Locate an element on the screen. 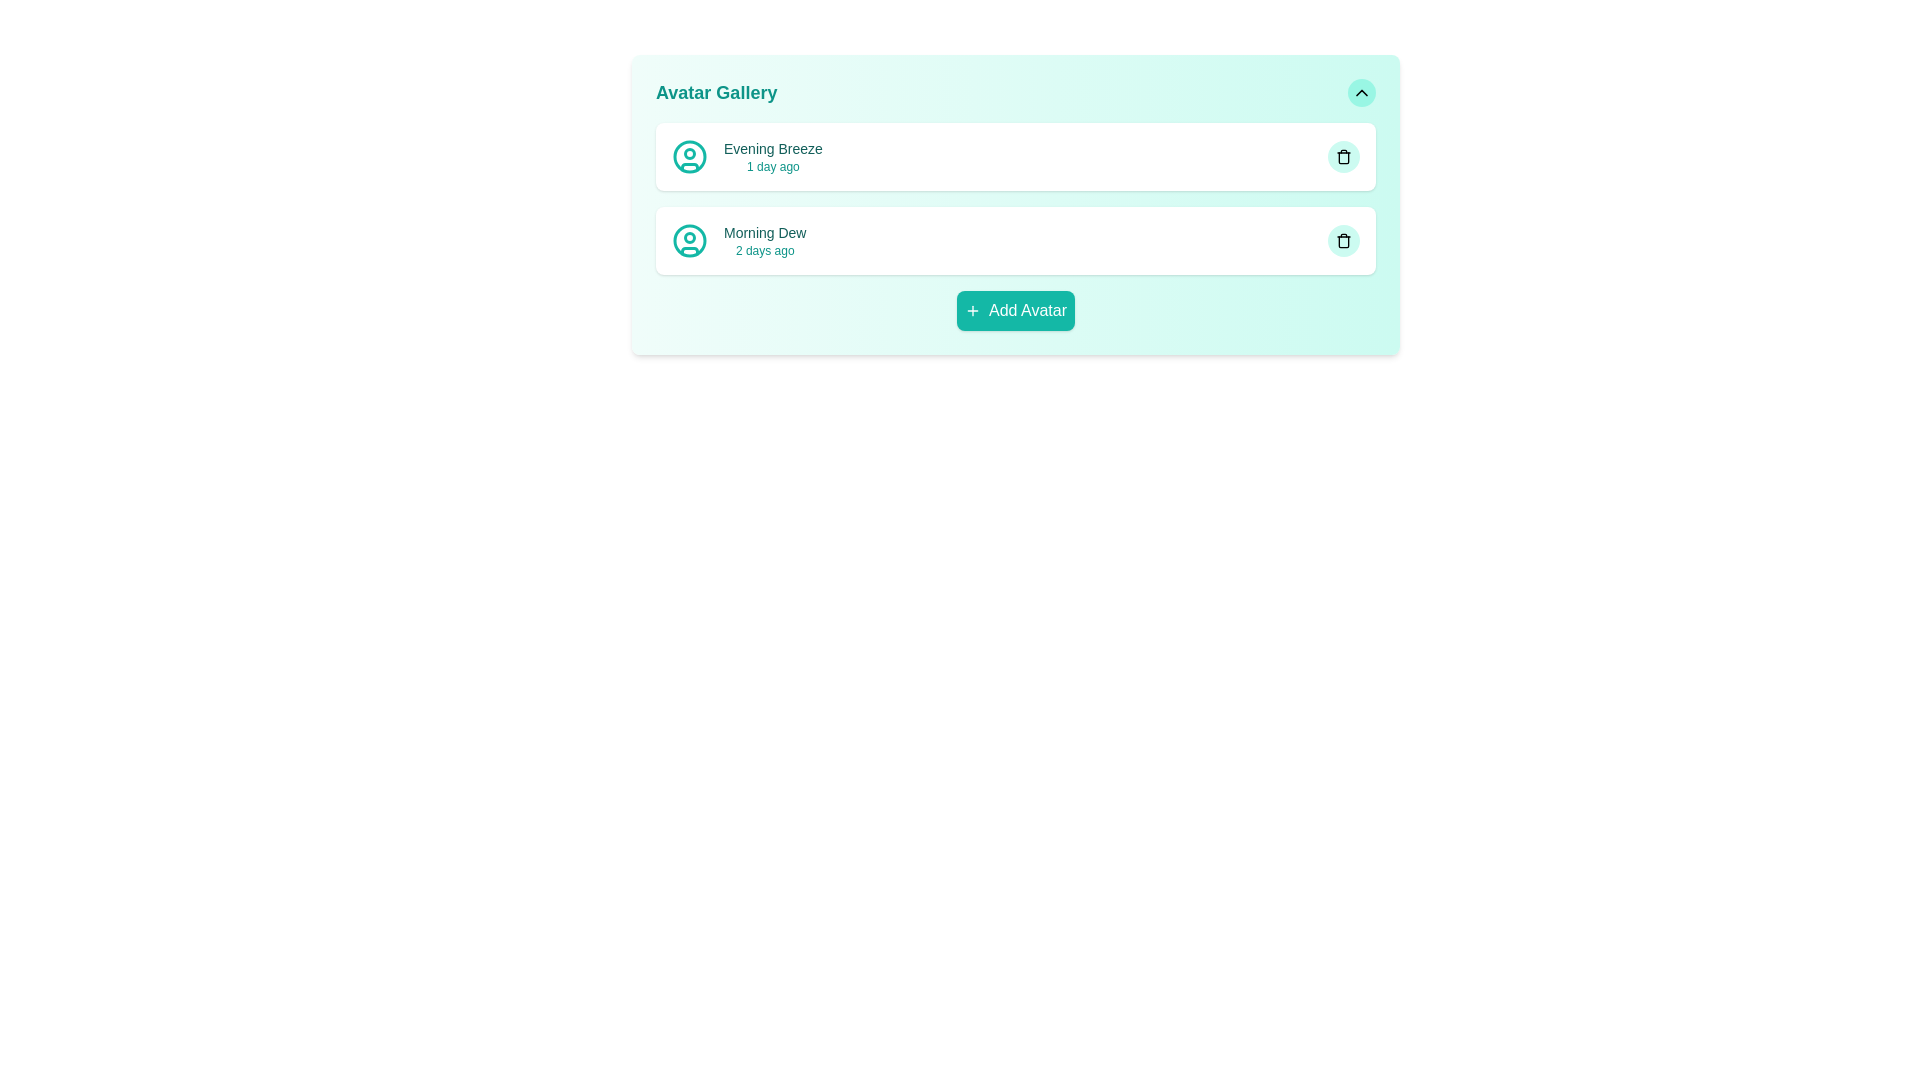 Image resolution: width=1920 pixels, height=1080 pixels. the plus icon with a green background located on the left side of the 'Add Avatar' button is located at coordinates (973, 311).